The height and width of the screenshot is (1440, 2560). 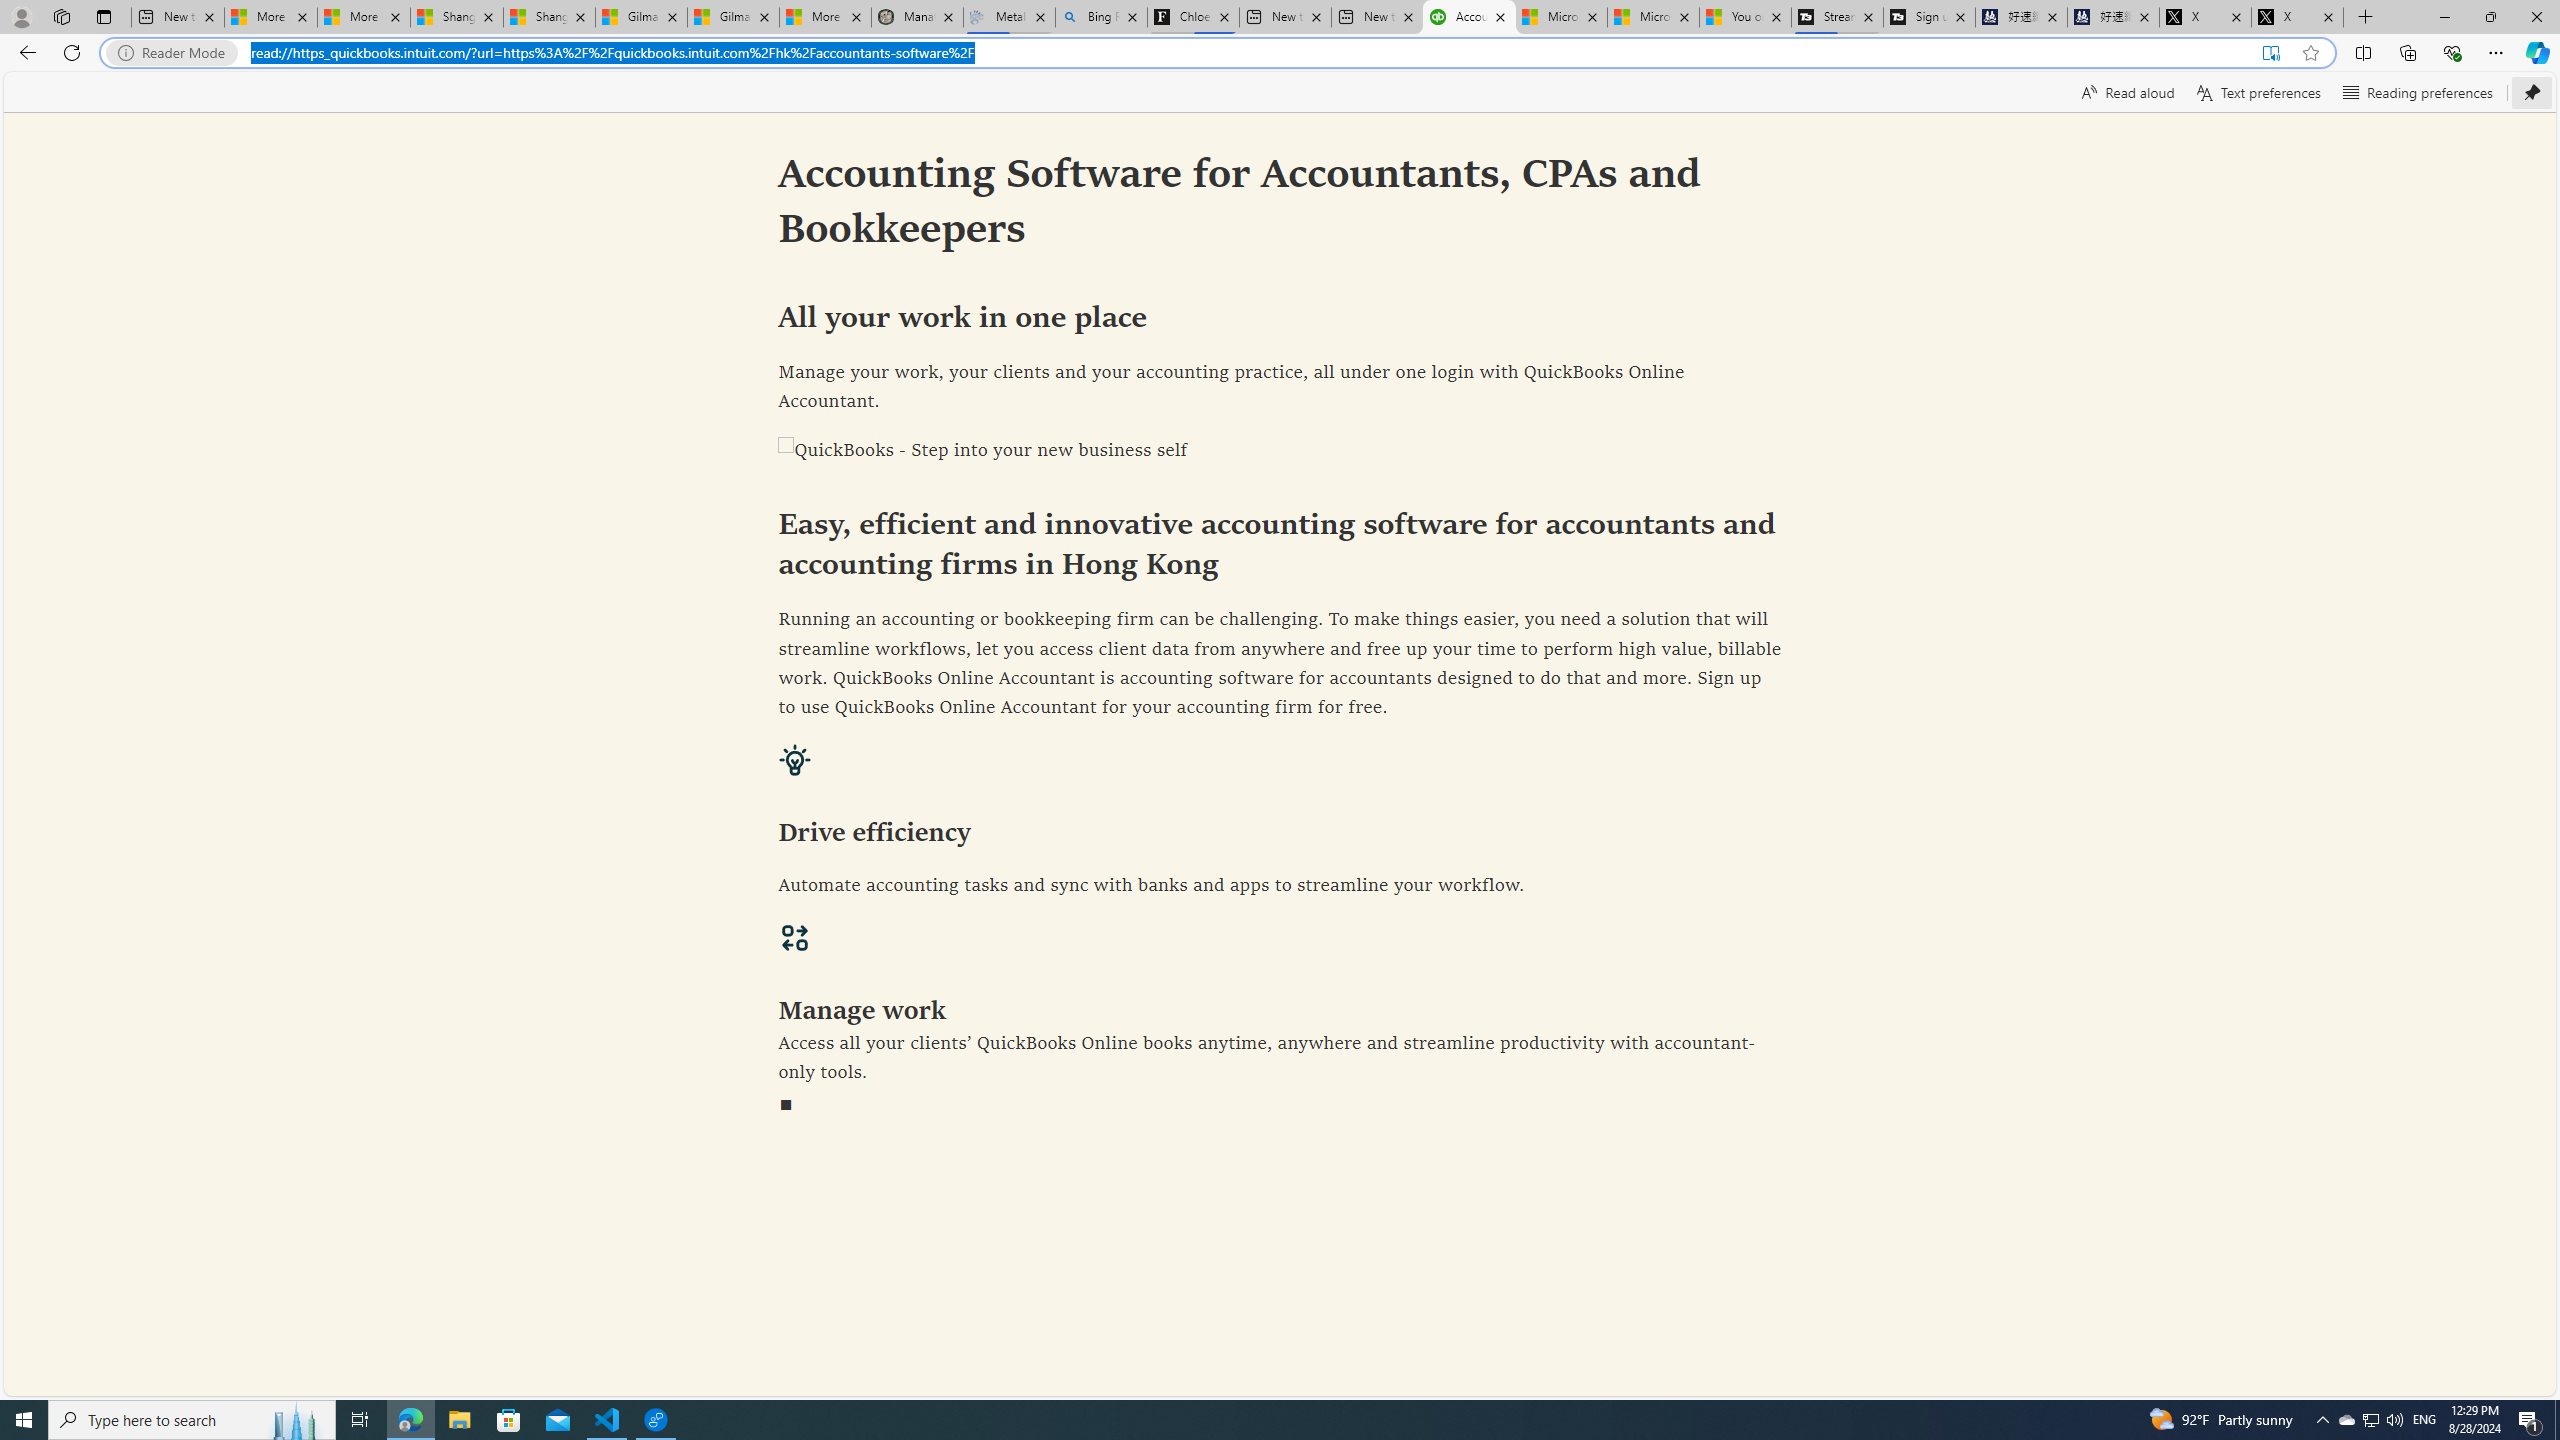 What do you see at coordinates (175, 53) in the screenshot?
I see `'Reader Mode'` at bounding box center [175, 53].